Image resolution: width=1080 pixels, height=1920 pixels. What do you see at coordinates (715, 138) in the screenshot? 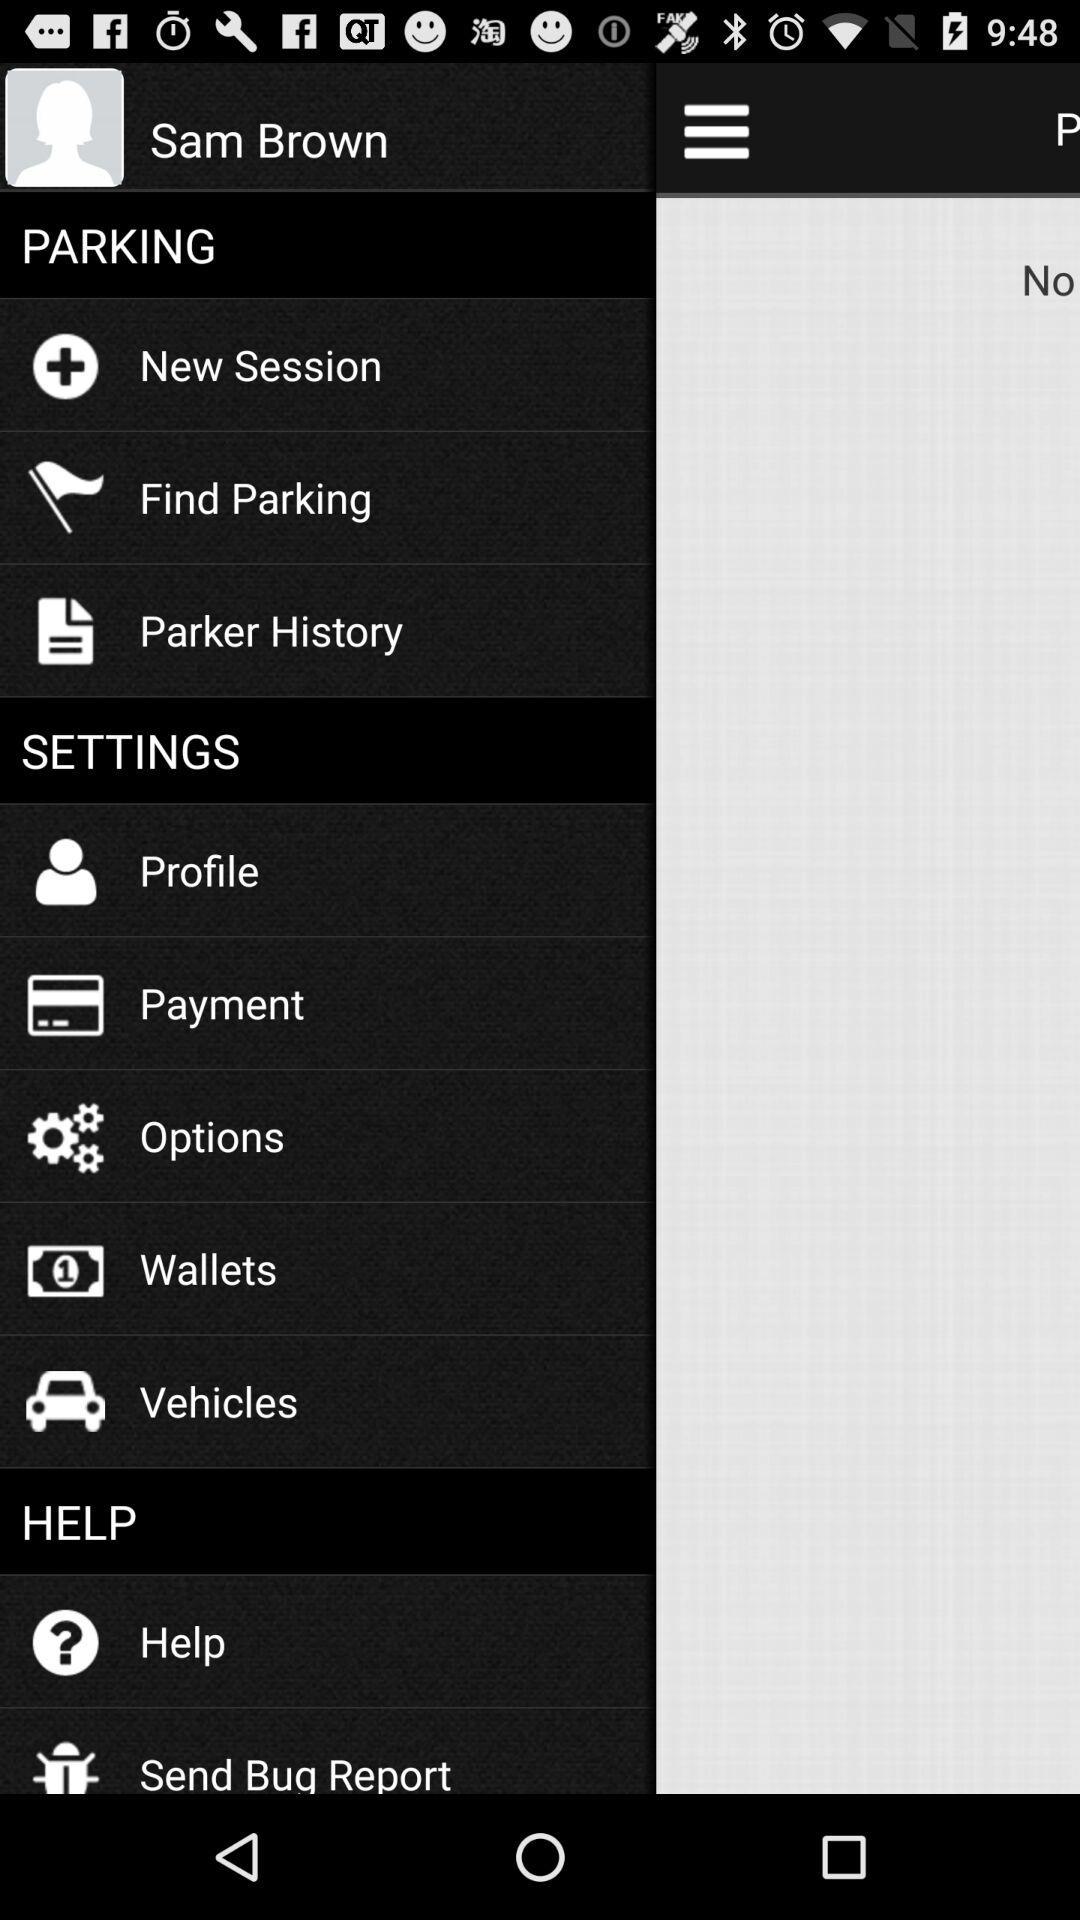
I see `the menu icon` at bounding box center [715, 138].